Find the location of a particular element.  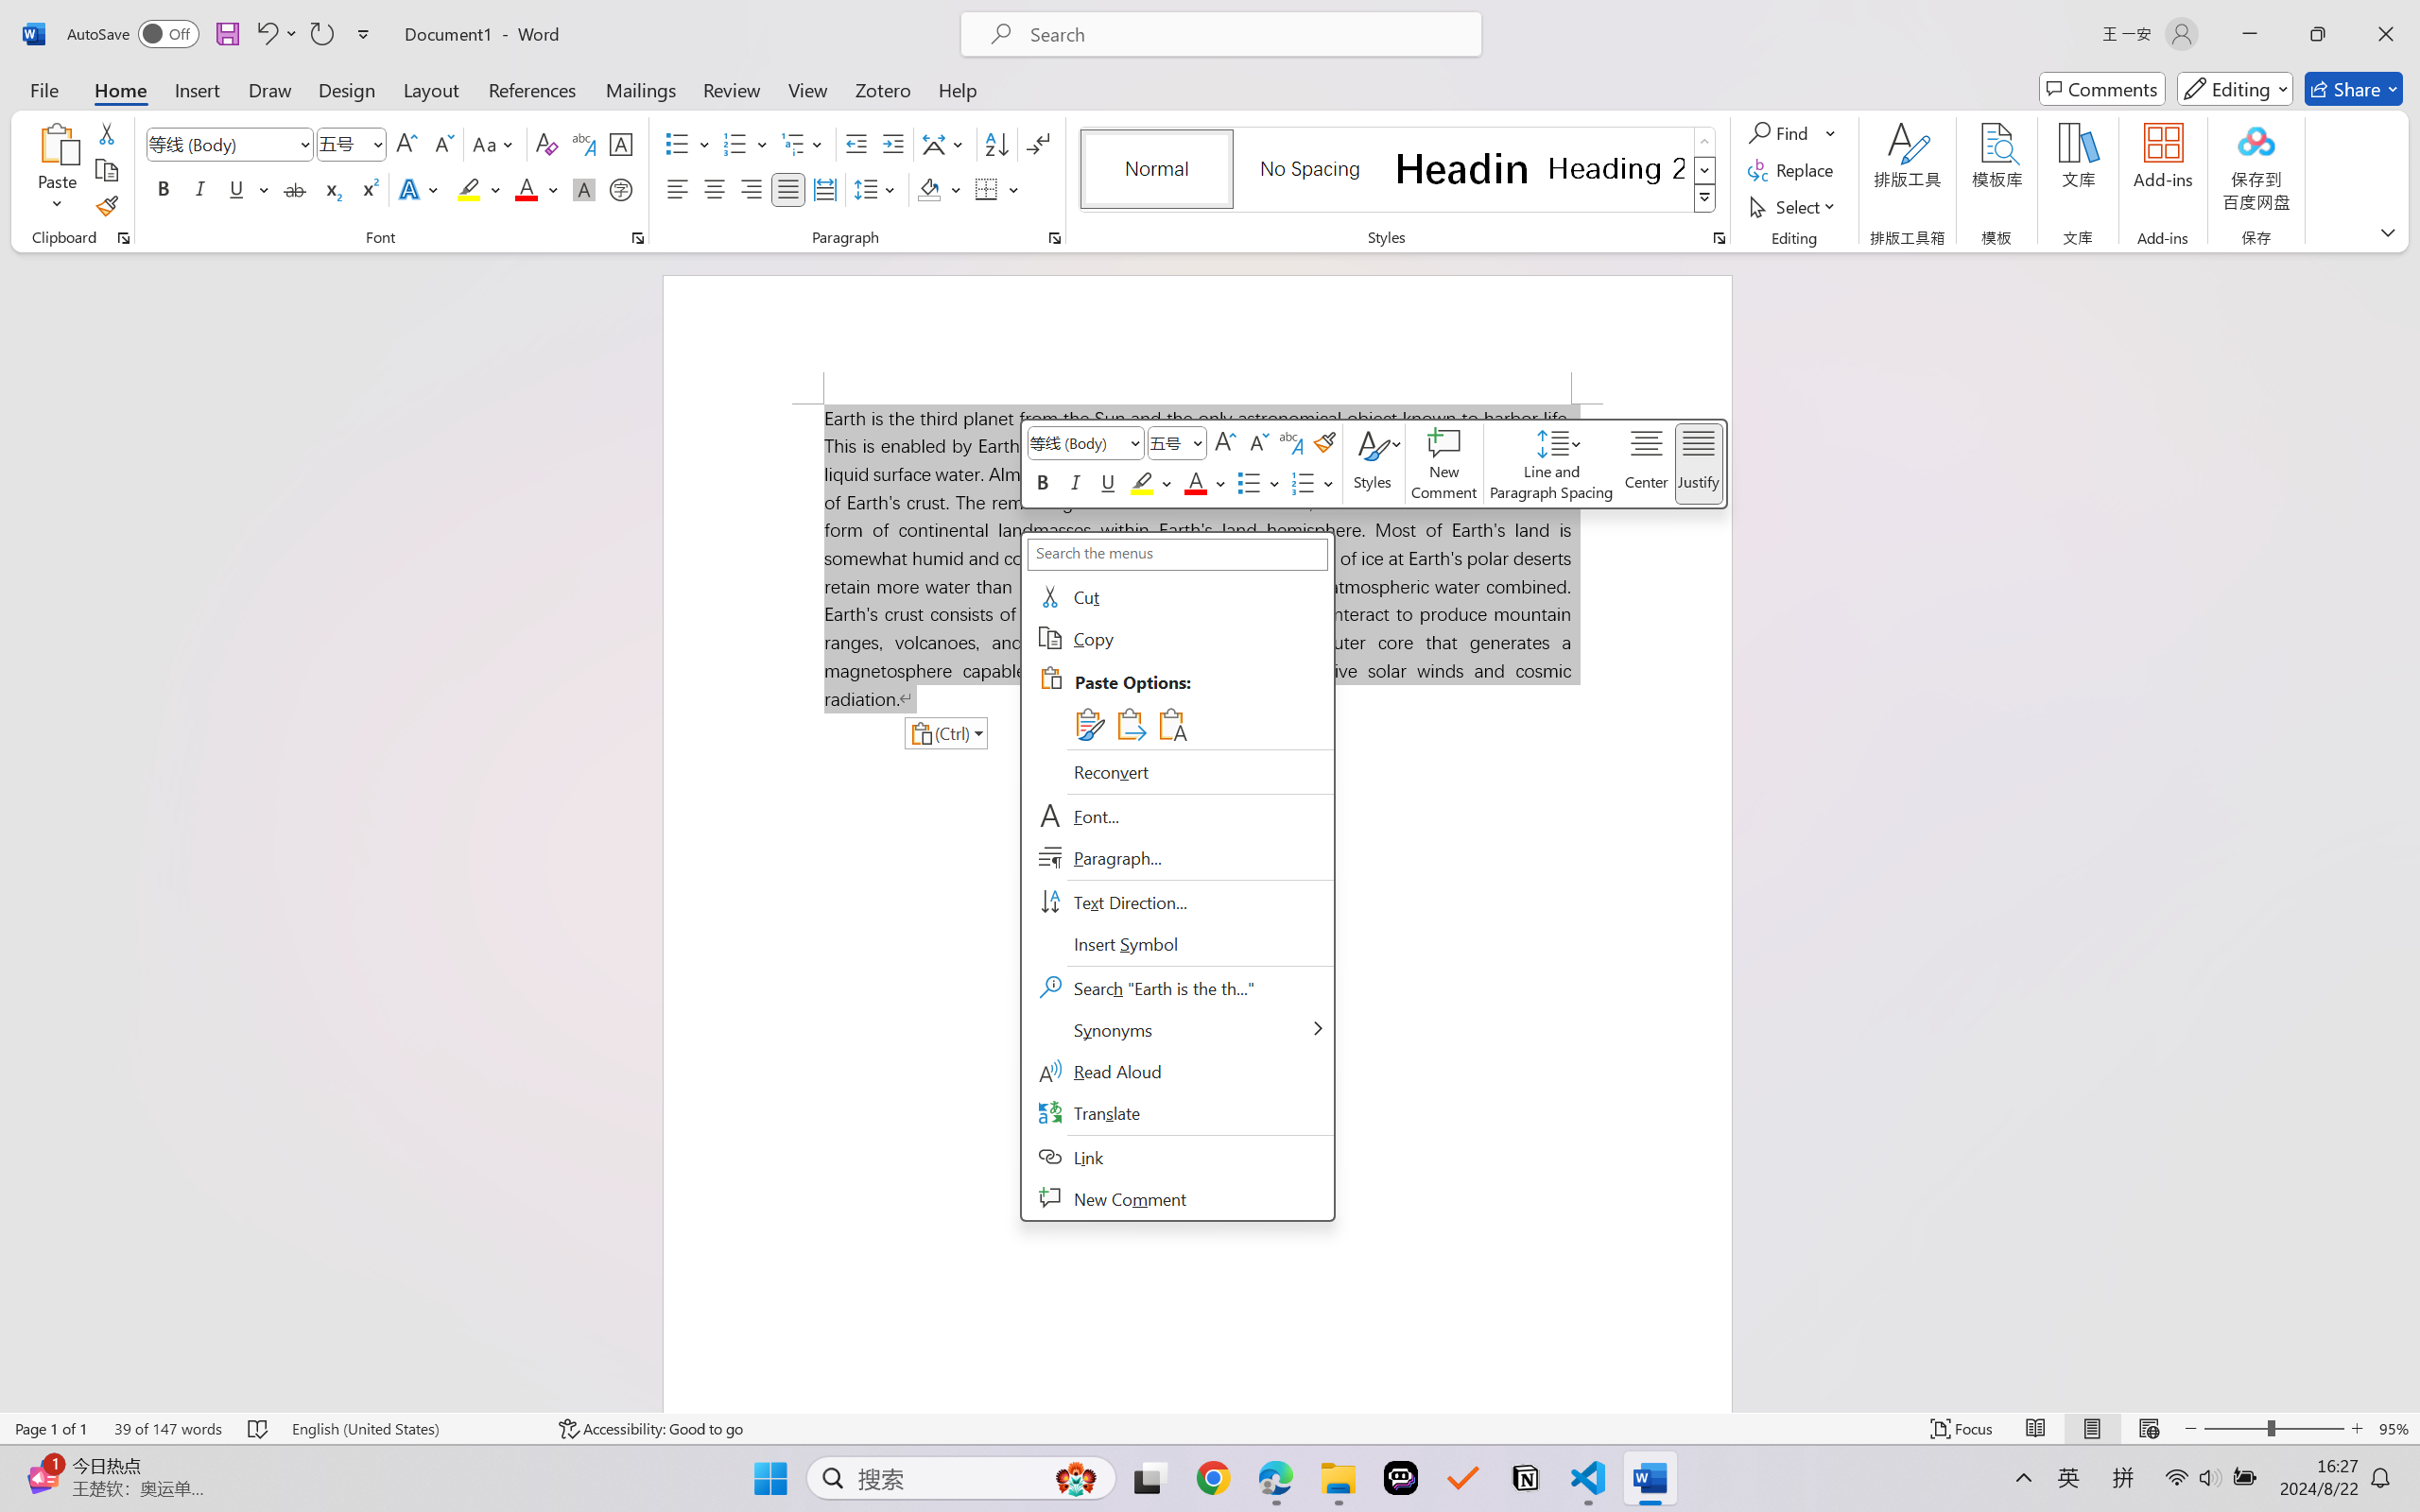

'Synonyms' is located at coordinates (1177, 1030).